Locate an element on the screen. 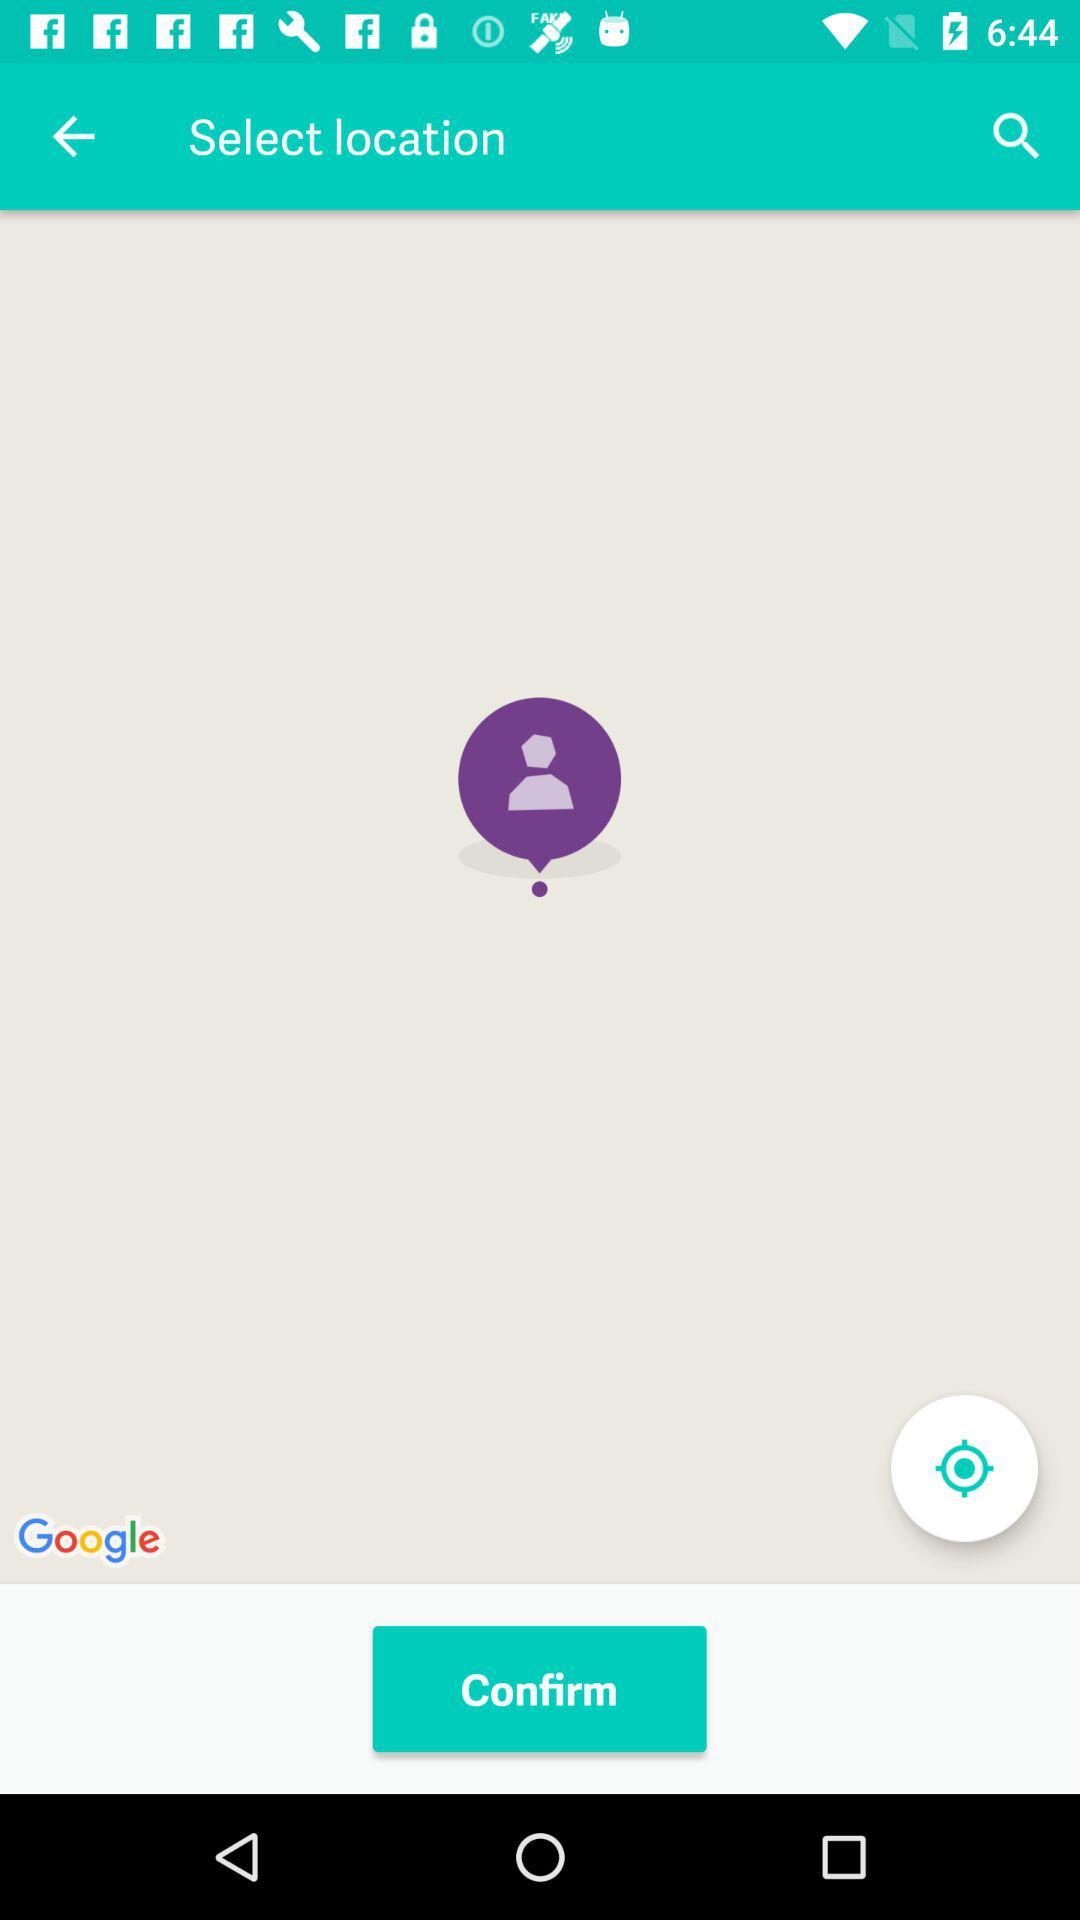 The image size is (1080, 1920). the confirm is located at coordinates (538, 1688).